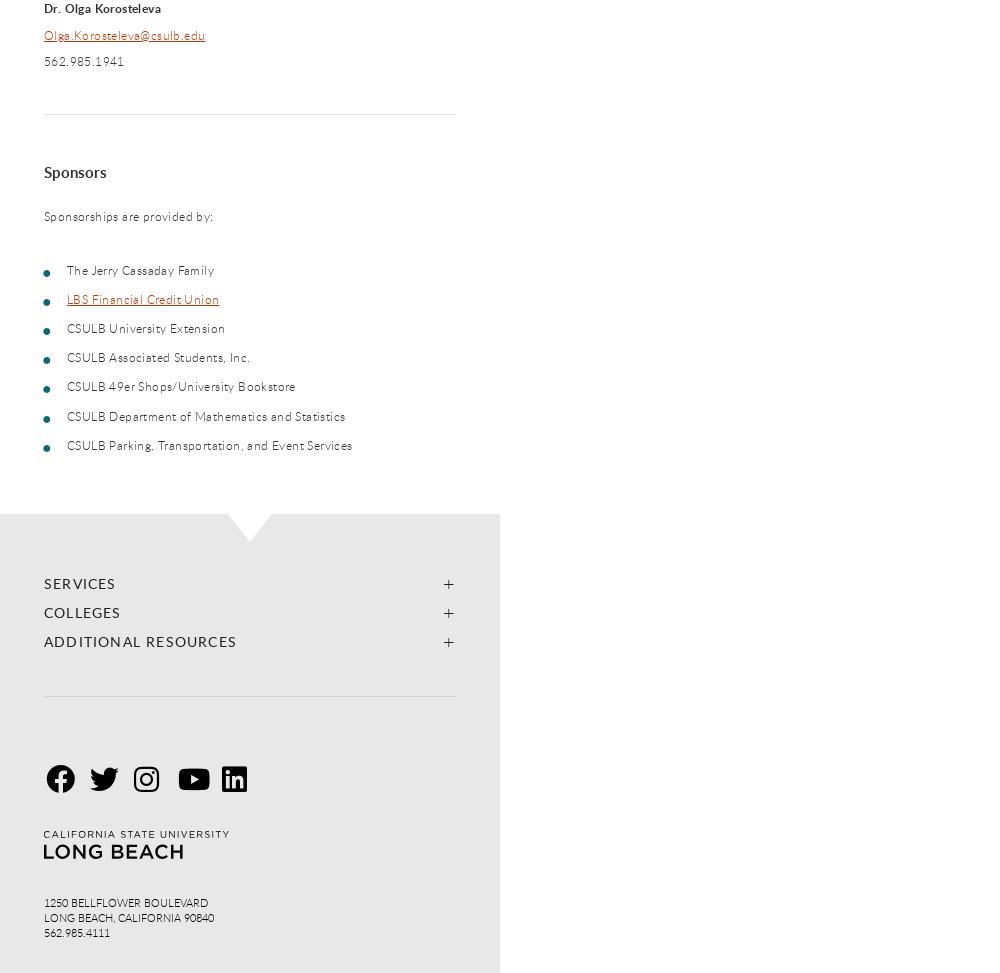 The image size is (1000, 973). Describe the element at coordinates (128, 214) in the screenshot. I see `'Sponsorships are provided by:'` at that location.